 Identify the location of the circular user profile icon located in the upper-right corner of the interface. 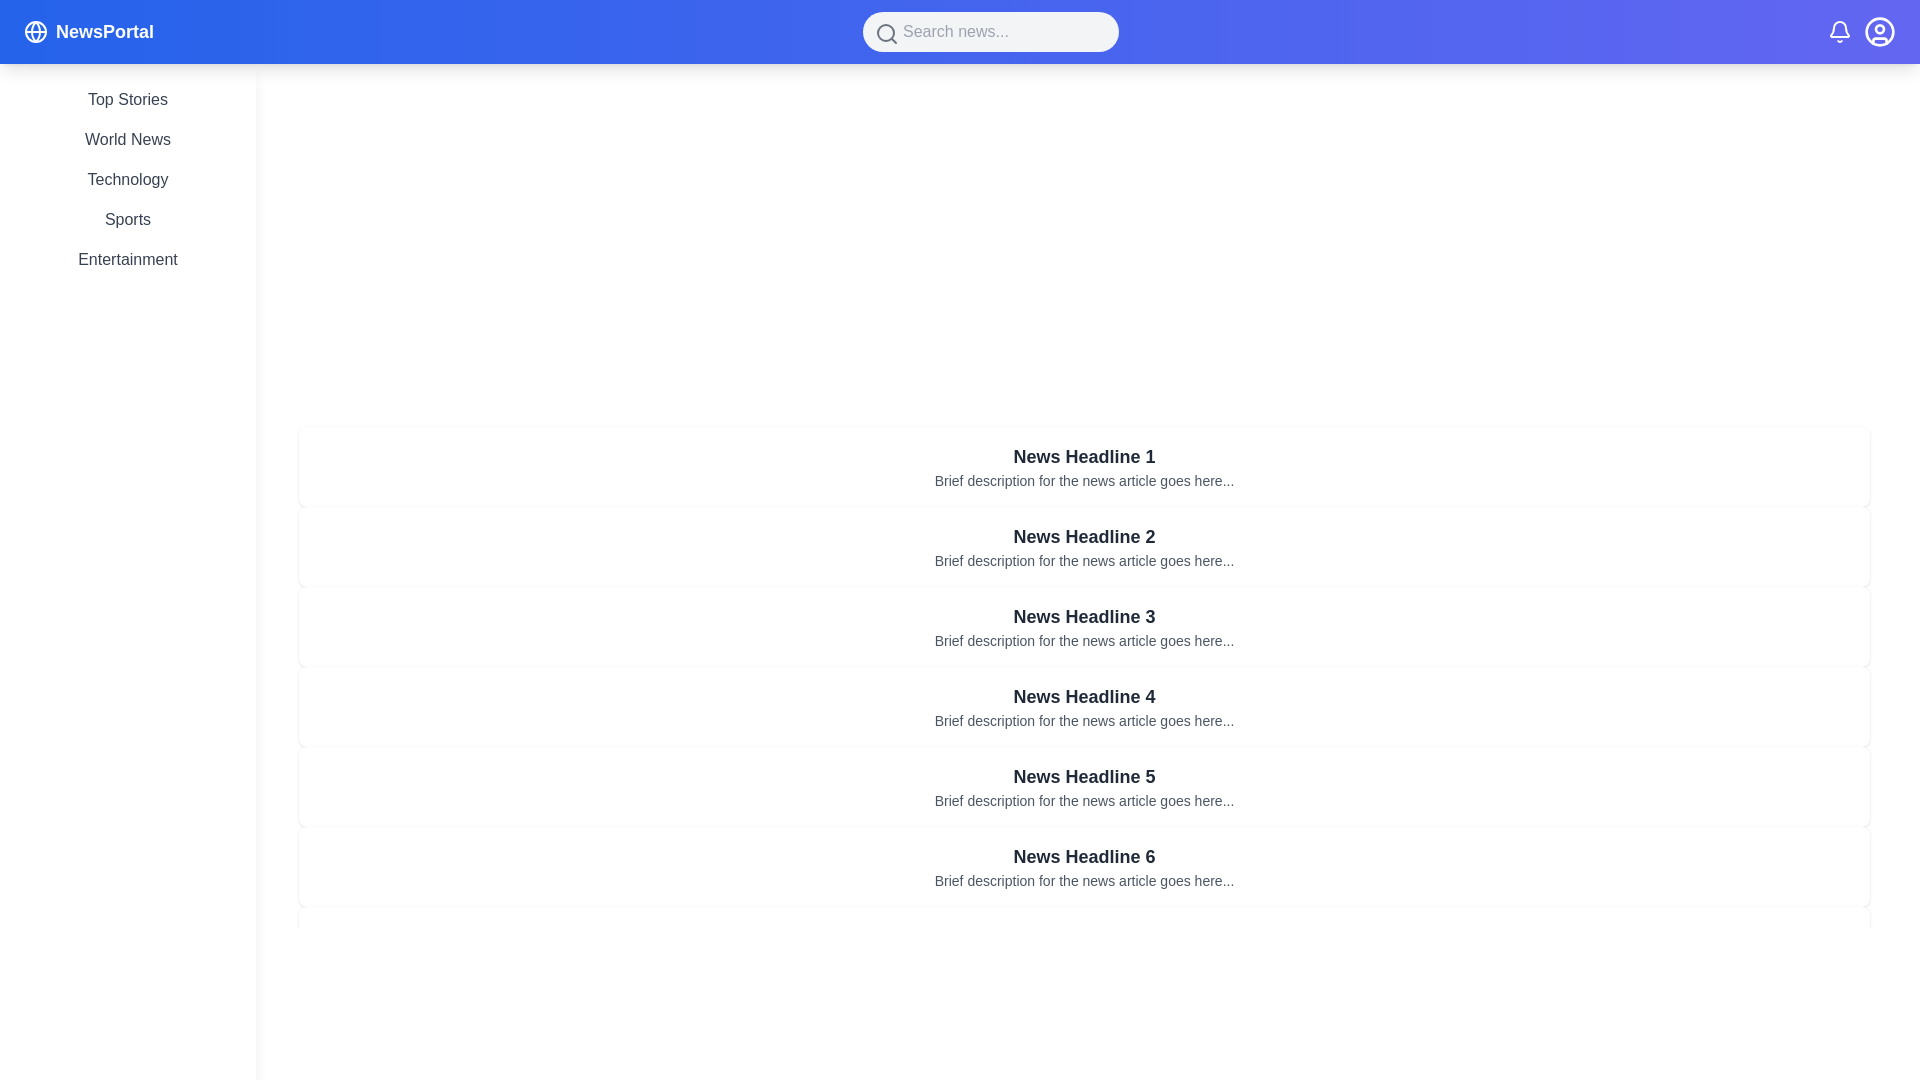
(1879, 31).